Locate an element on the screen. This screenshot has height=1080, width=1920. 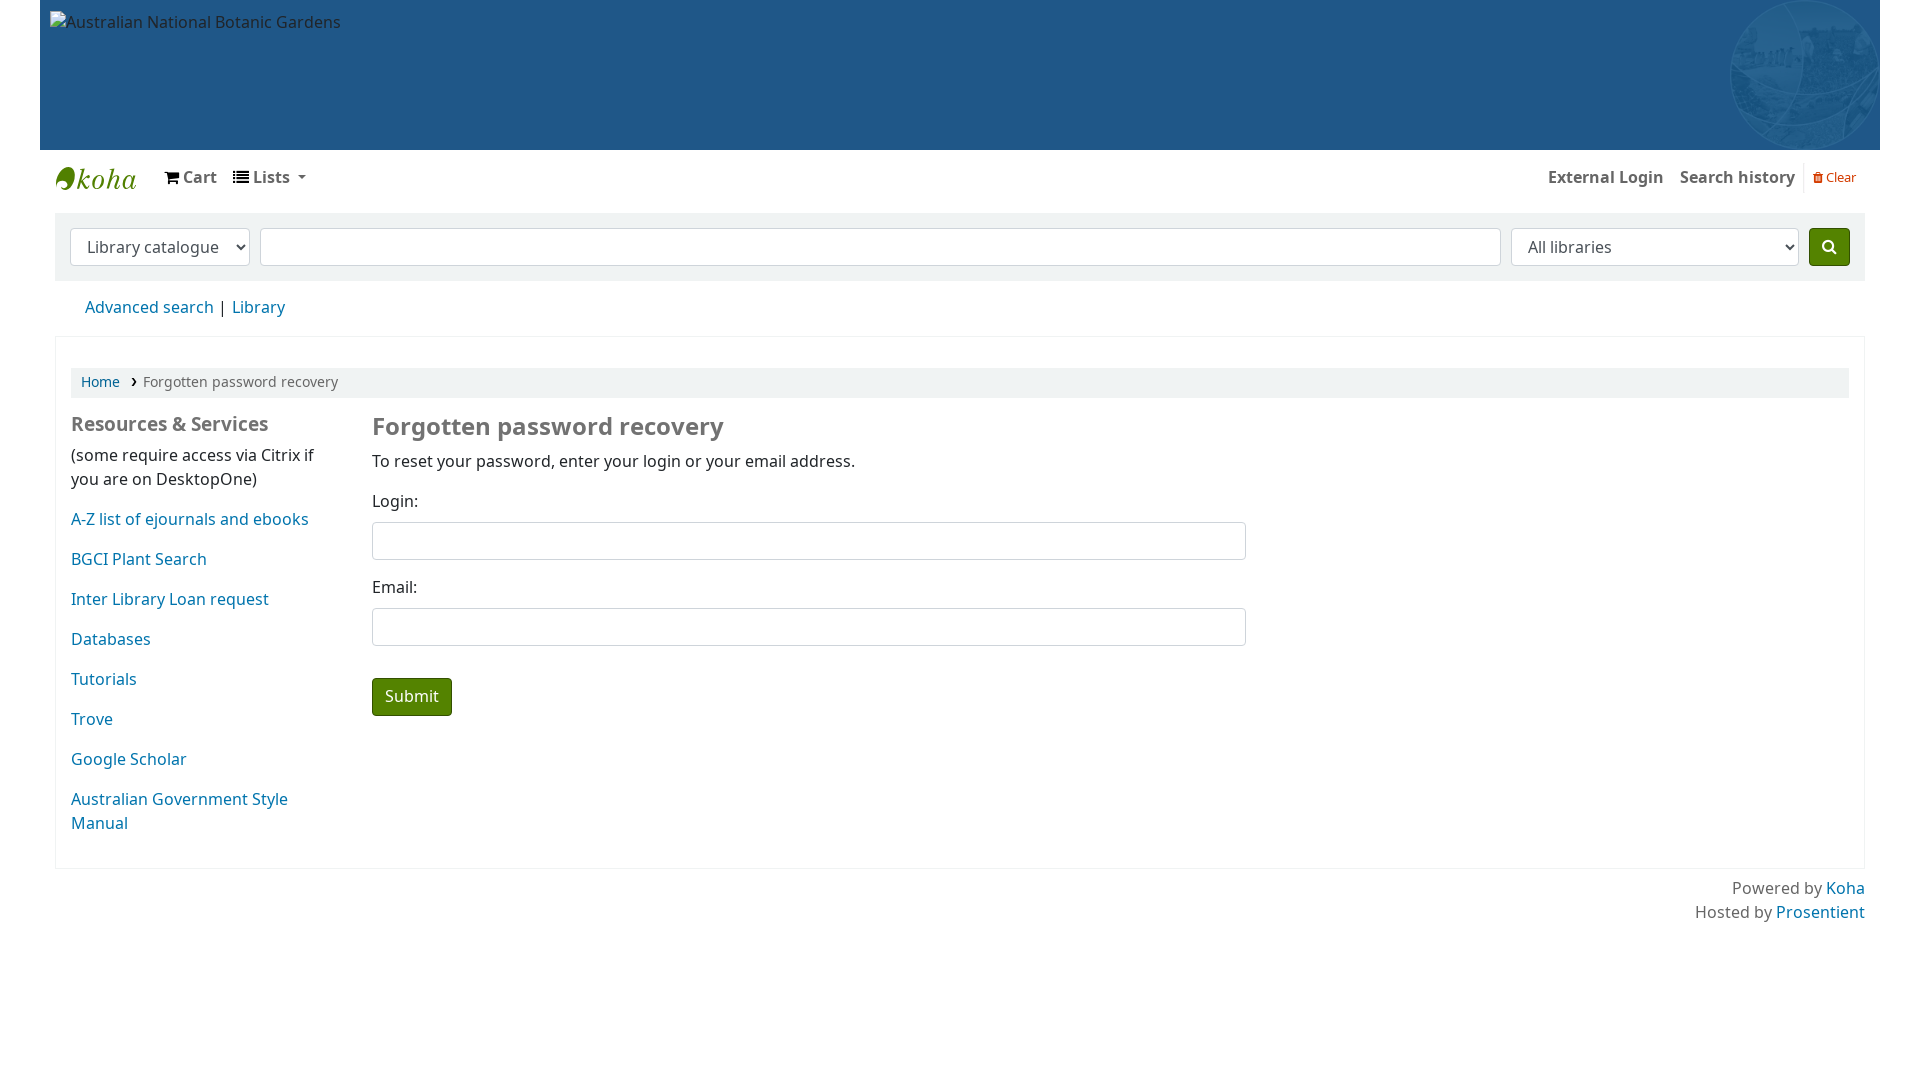
'Clear' is located at coordinates (1834, 176).